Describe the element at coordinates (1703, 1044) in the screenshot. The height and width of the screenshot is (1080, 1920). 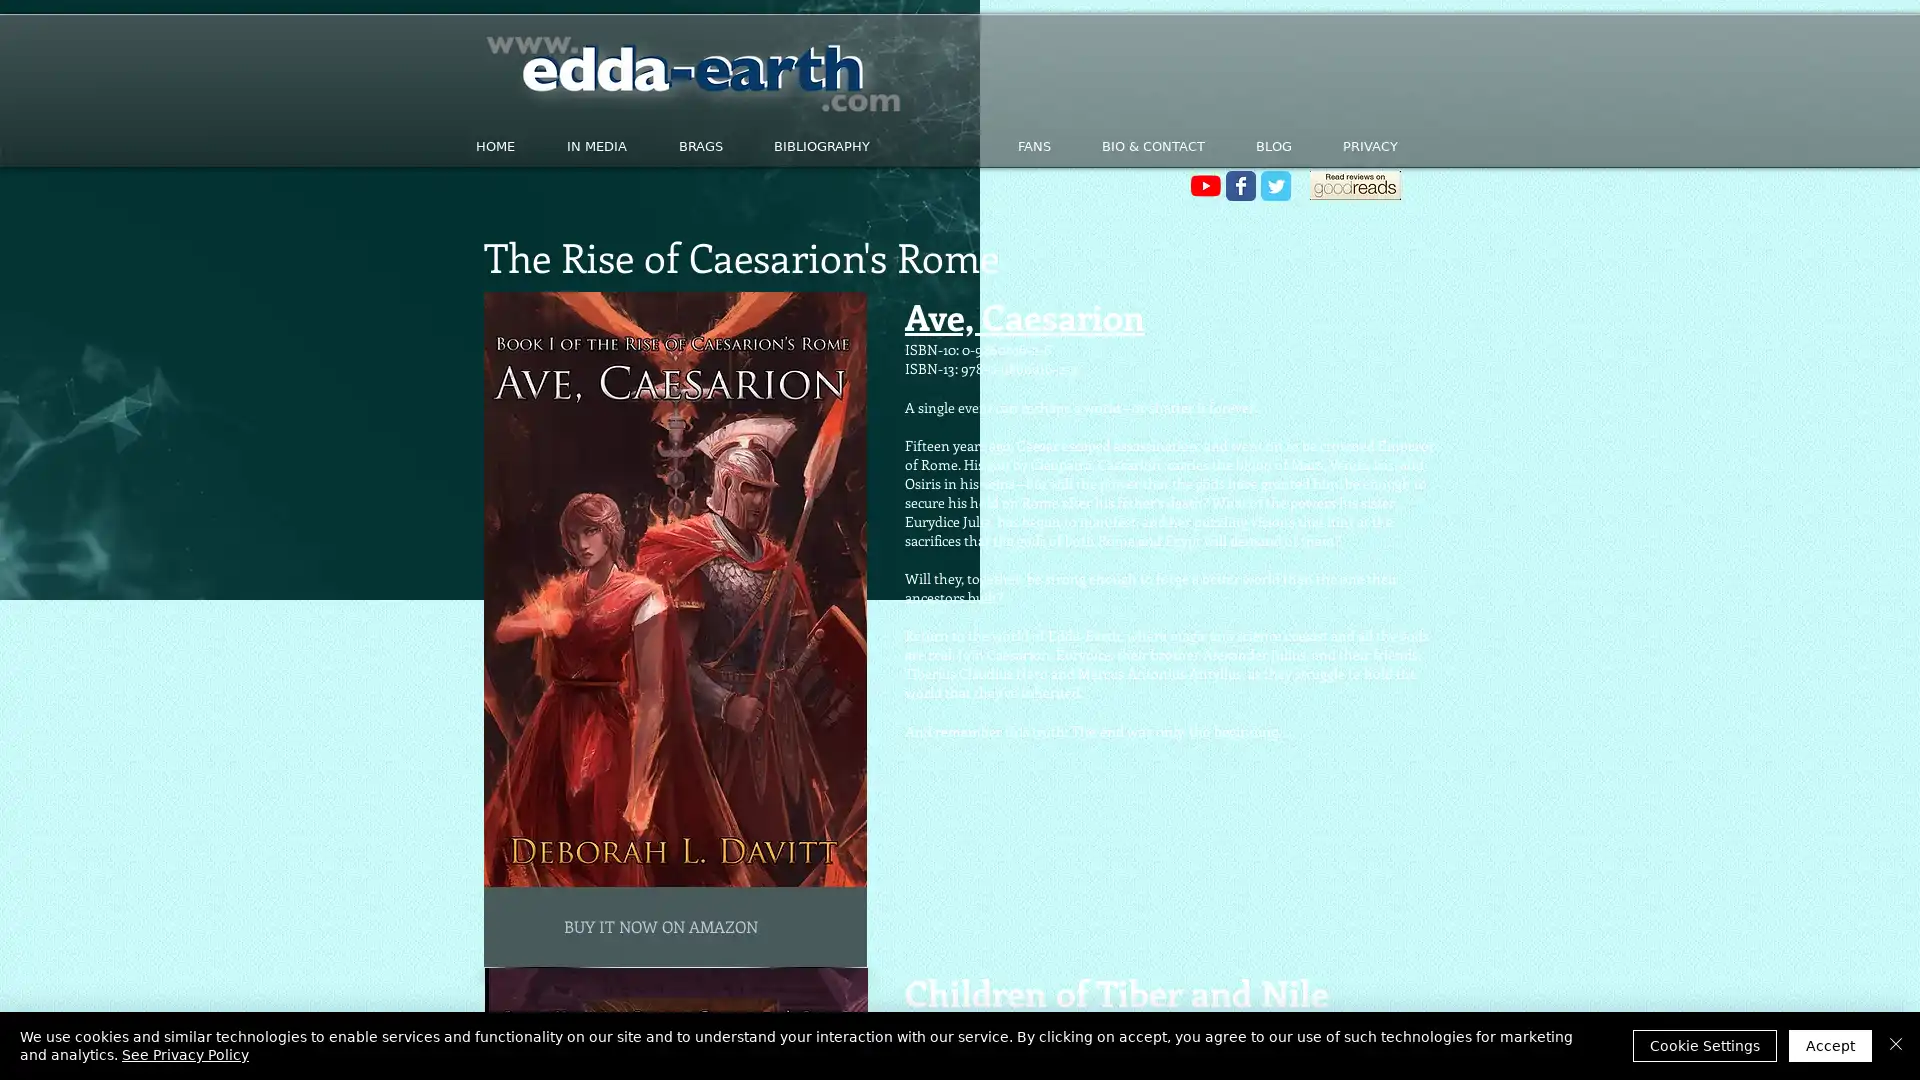
I see `Cookie Settings` at that location.